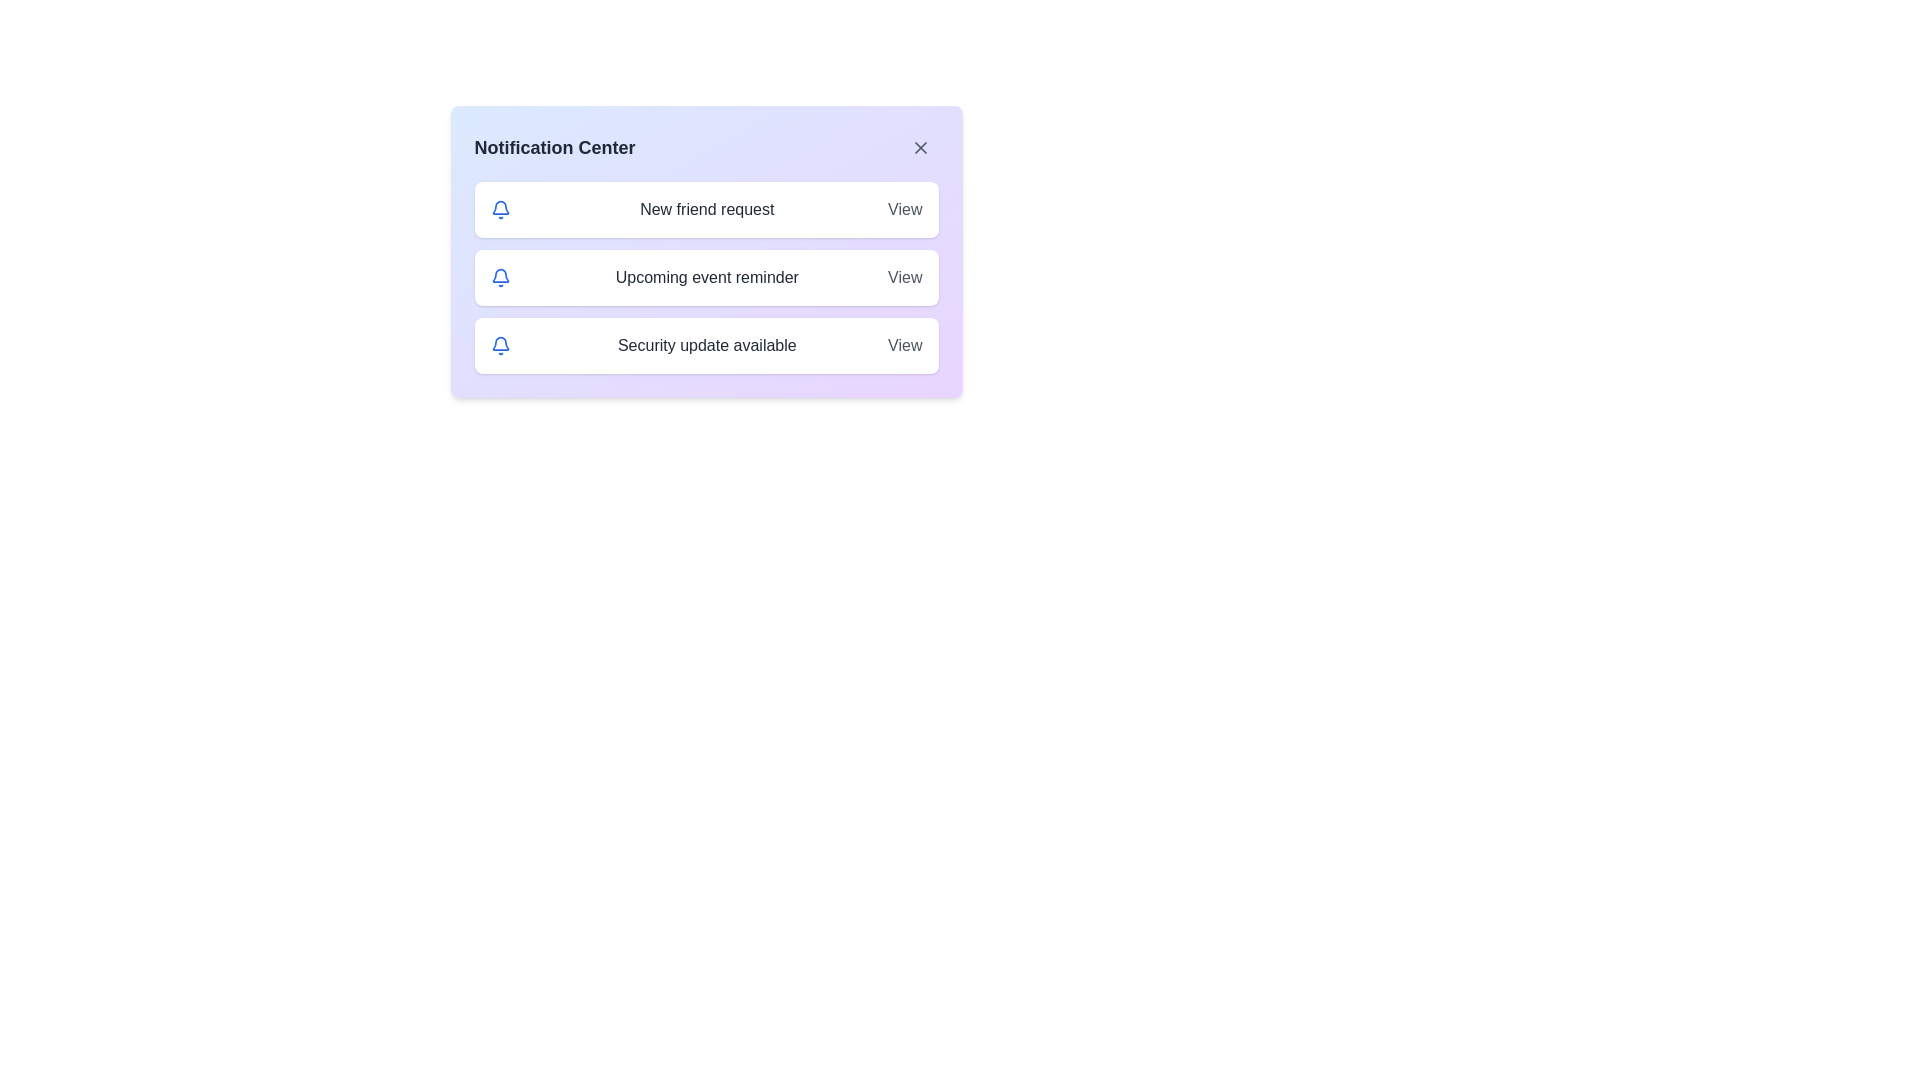  Describe the element at coordinates (919, 146) in the screenshot. I see `the close button (X) of the Notification Center` at that location.